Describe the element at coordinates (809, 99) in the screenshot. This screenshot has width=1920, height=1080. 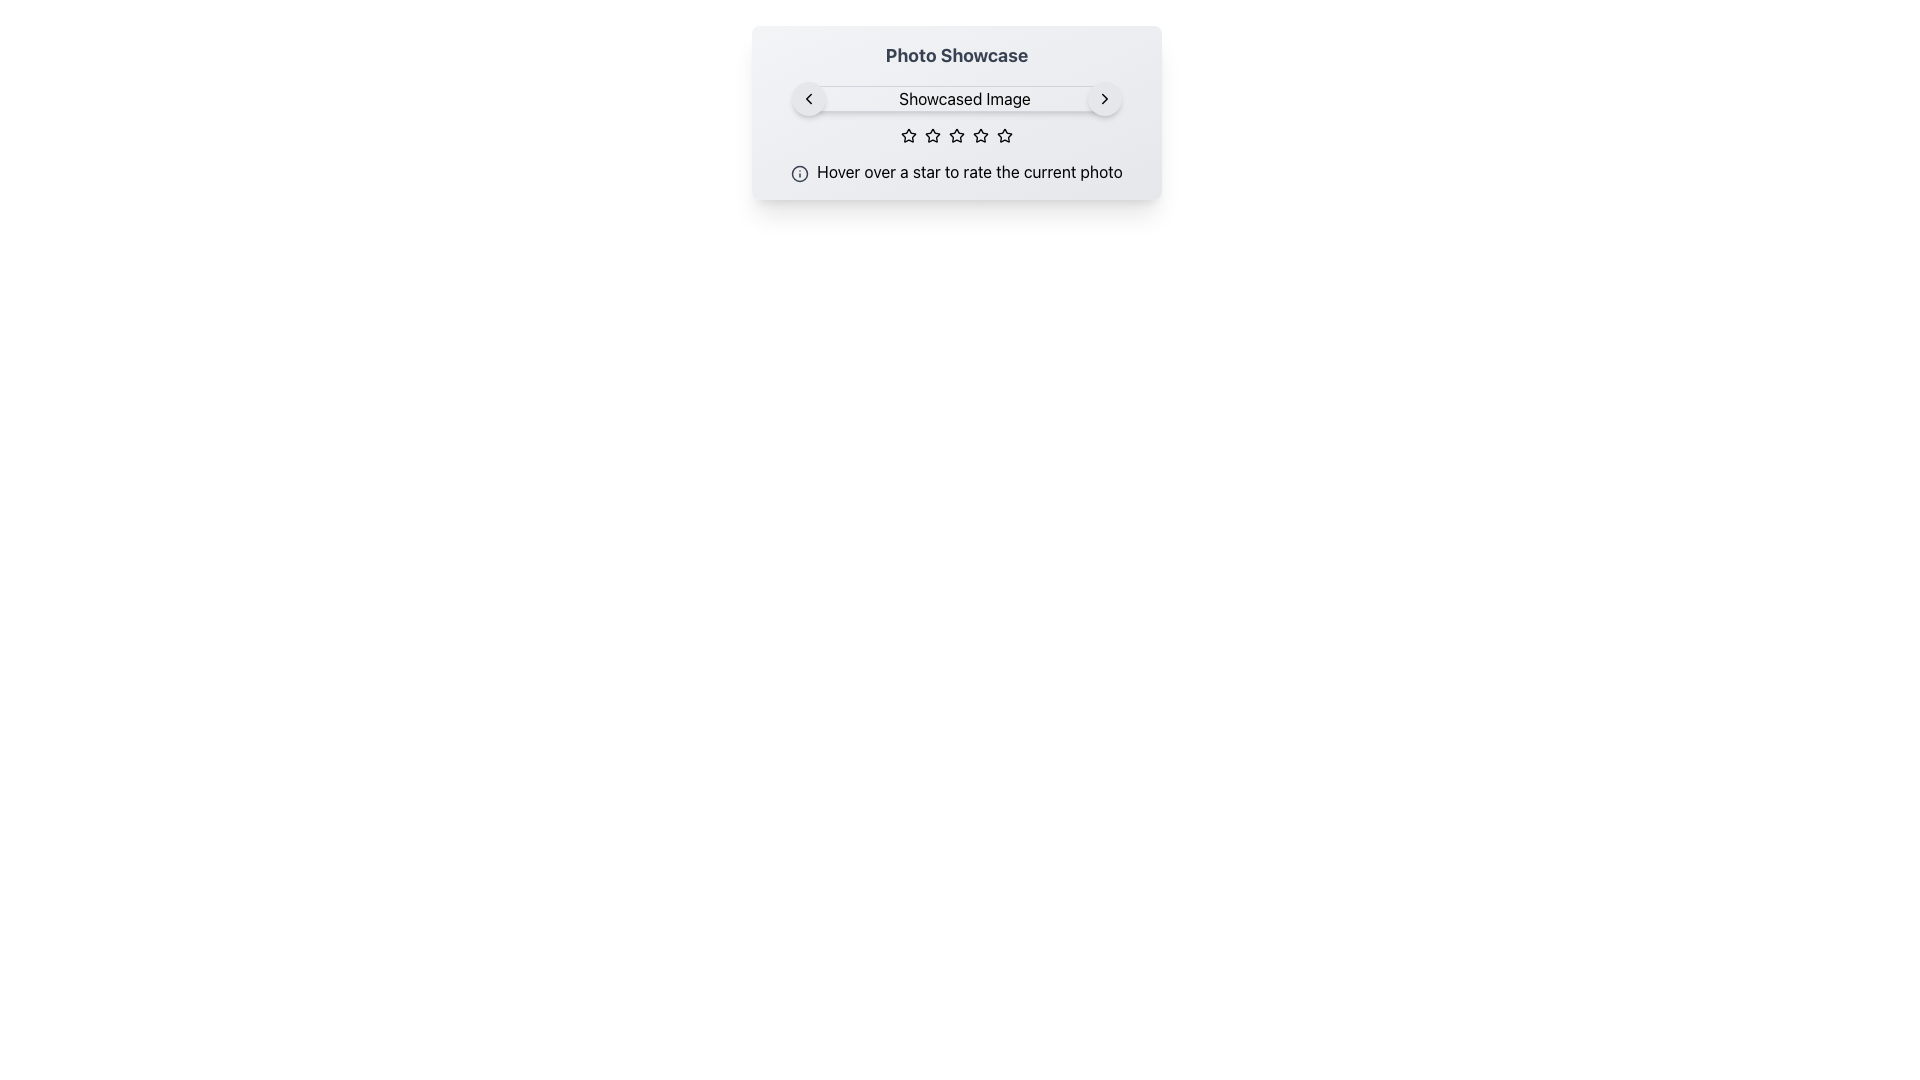
I see `the circular navigational Icon located near the left end of the navigation bar, directly left of the 'Showcased Image' text` at that location.